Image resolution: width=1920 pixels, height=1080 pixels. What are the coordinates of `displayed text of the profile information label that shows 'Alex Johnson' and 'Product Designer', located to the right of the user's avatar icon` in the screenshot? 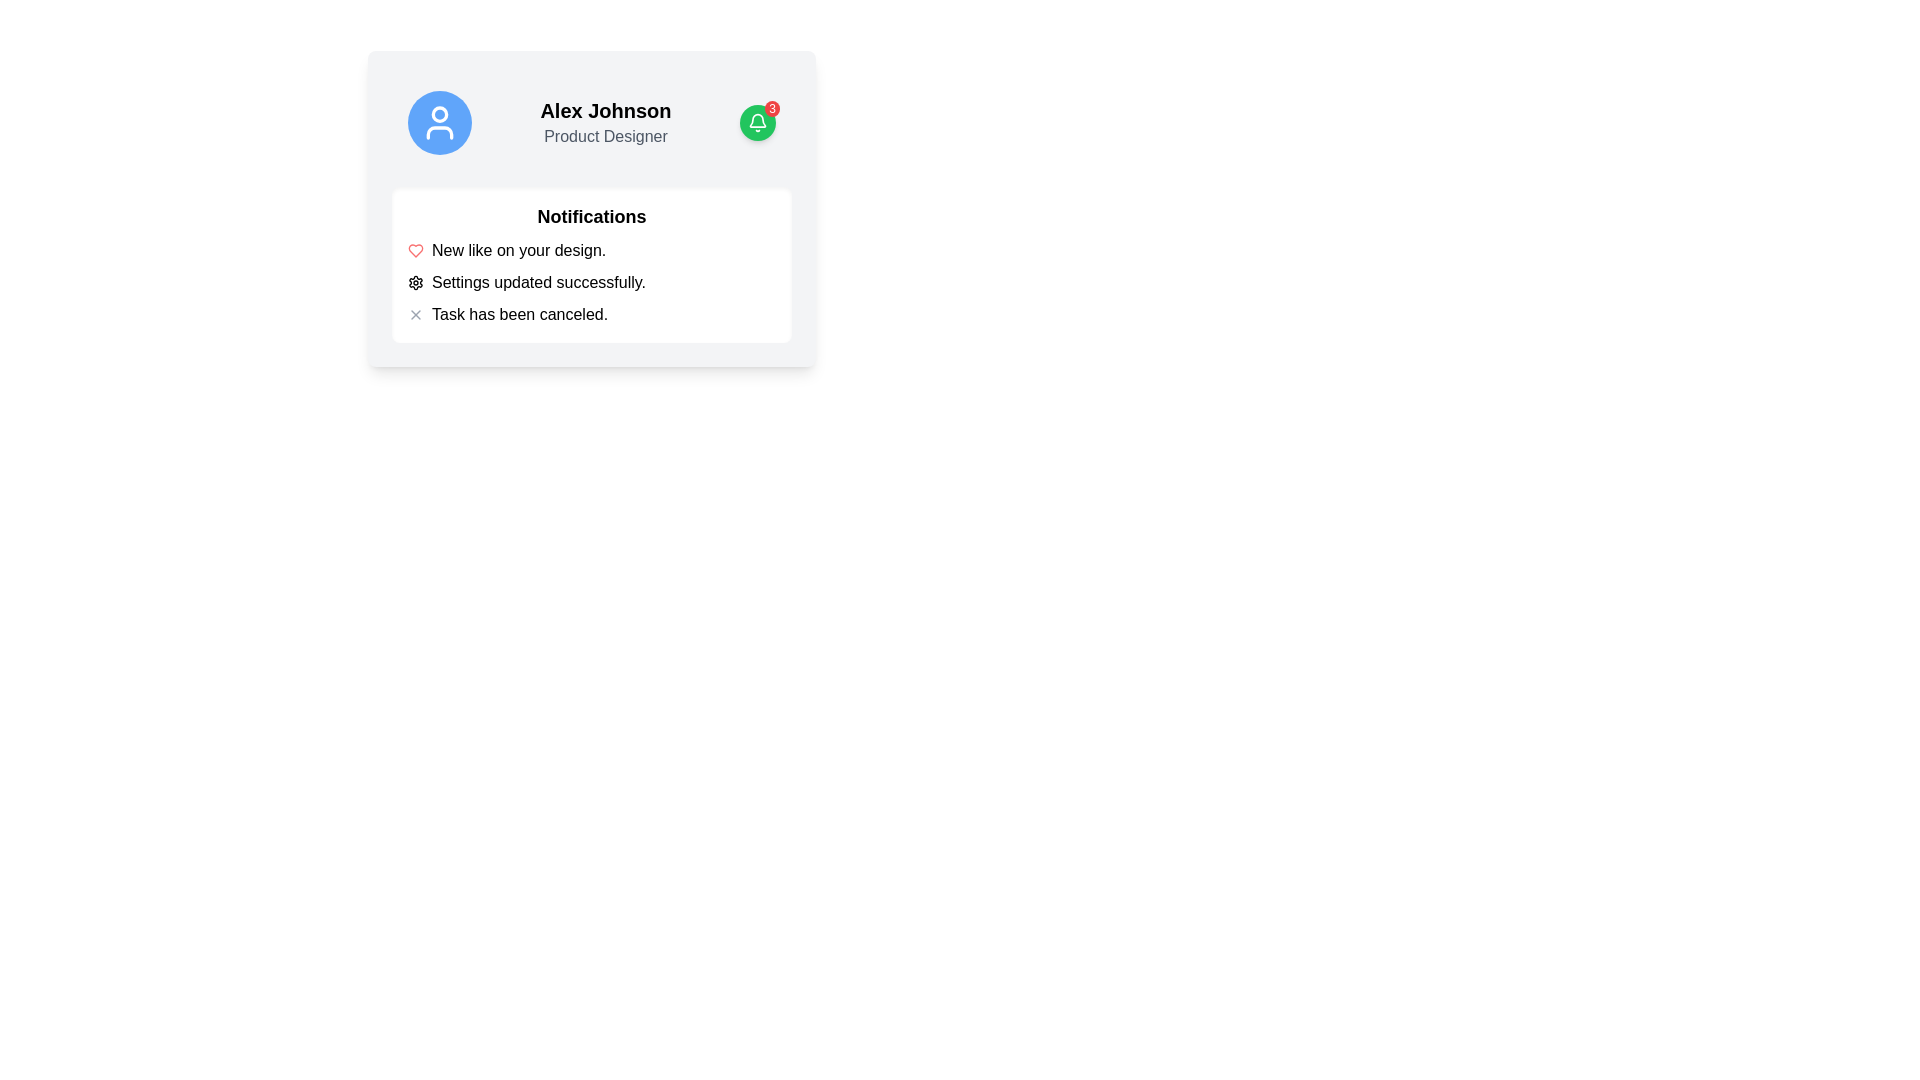 It's located at (604, 123).